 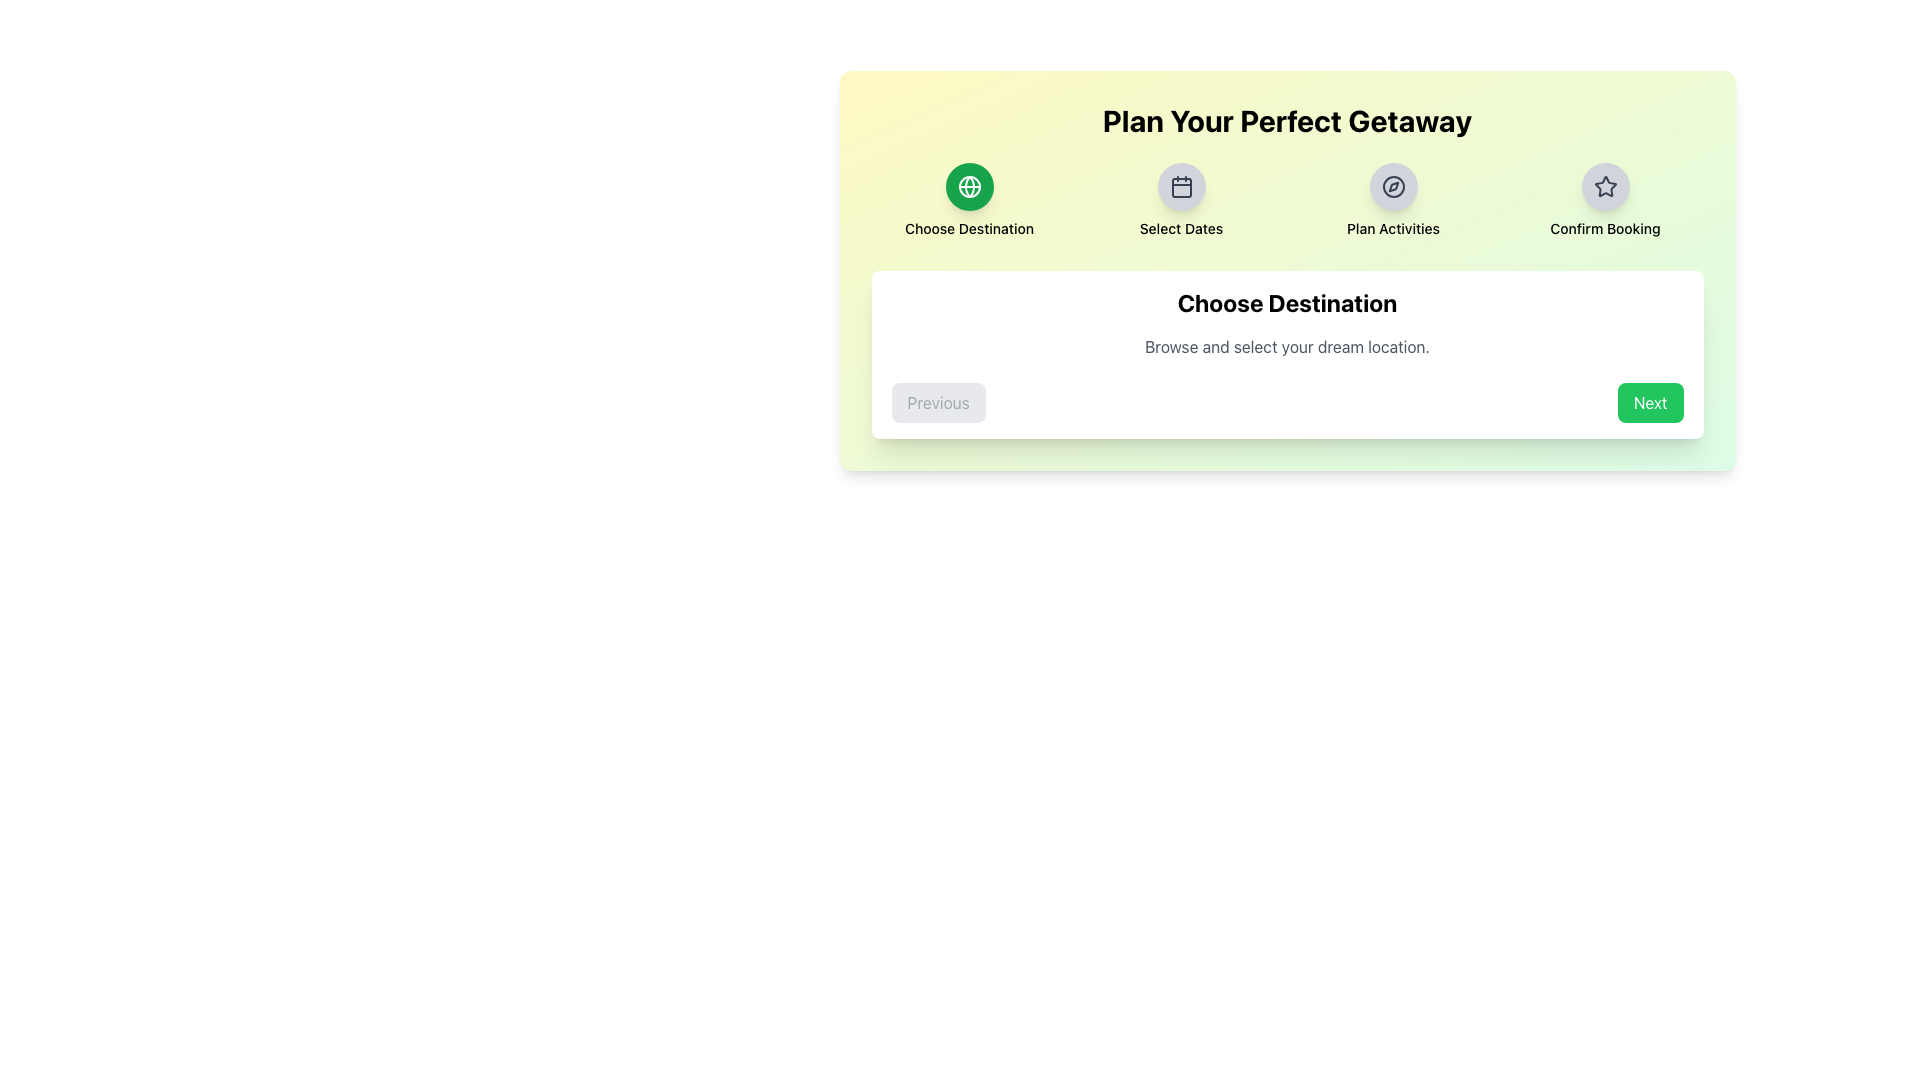 What do you see at coordinates (1181, 227) in the screenshot?
I see `the static text label reading 'Select Dates' which is centrally aligned under a calendar icon in the navigation panel` at bounding box center [1181, 227].